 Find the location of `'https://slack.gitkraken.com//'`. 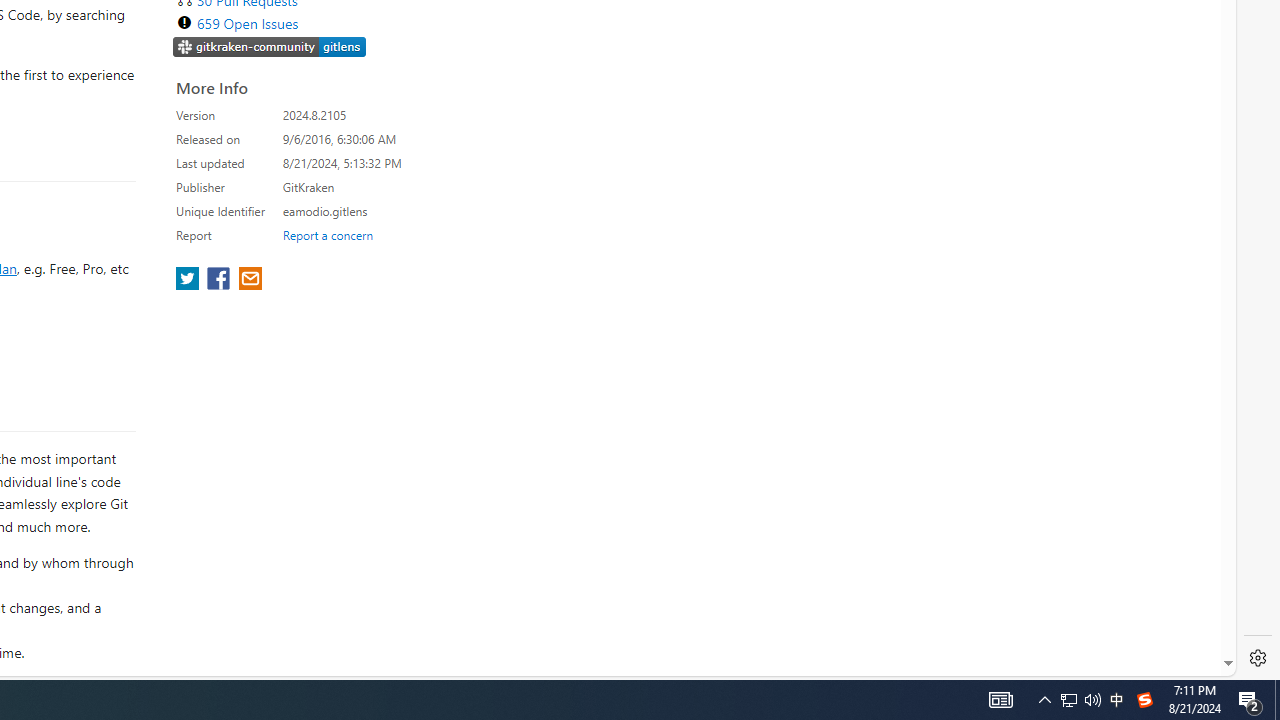

'https://slack.gitkraken.com//' is located at coordinates (269, 47).